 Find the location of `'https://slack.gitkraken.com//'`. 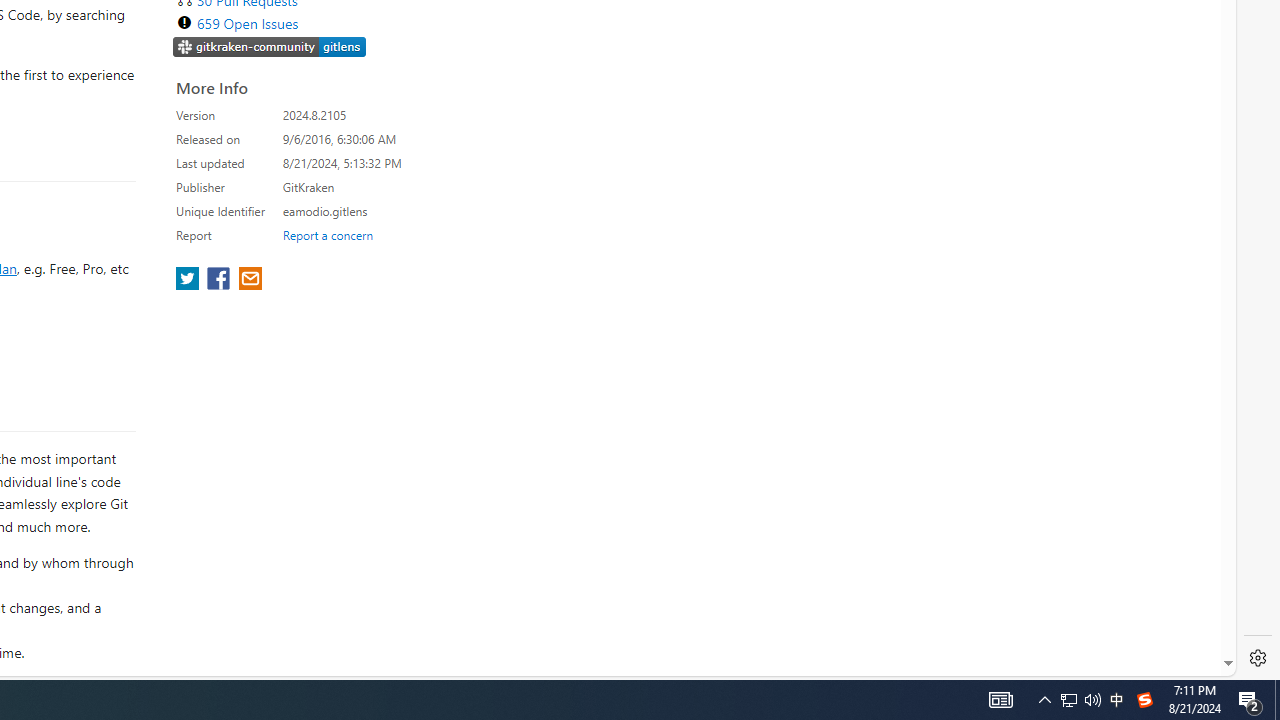

'https://slack.gitkraken.com//' is located at coordinates (269, 47).